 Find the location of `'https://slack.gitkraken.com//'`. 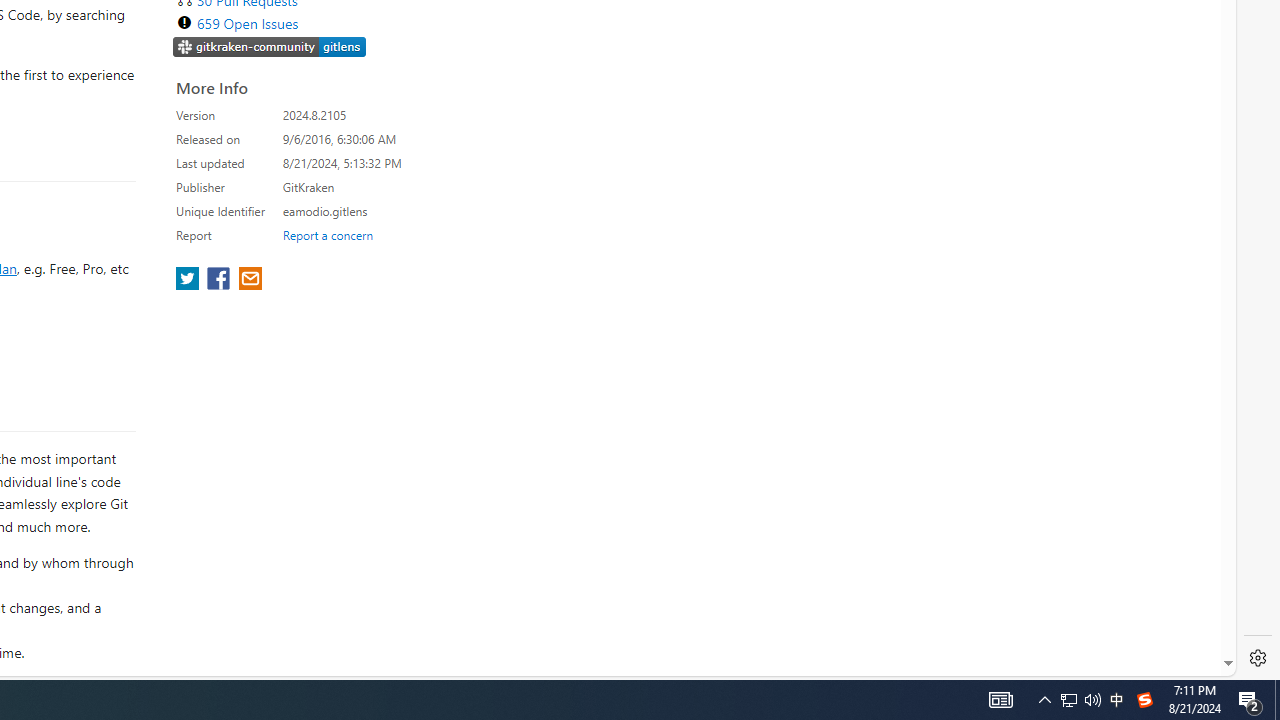

'https://slack.gitkraken.com//' is located at coordinates (269, 47).